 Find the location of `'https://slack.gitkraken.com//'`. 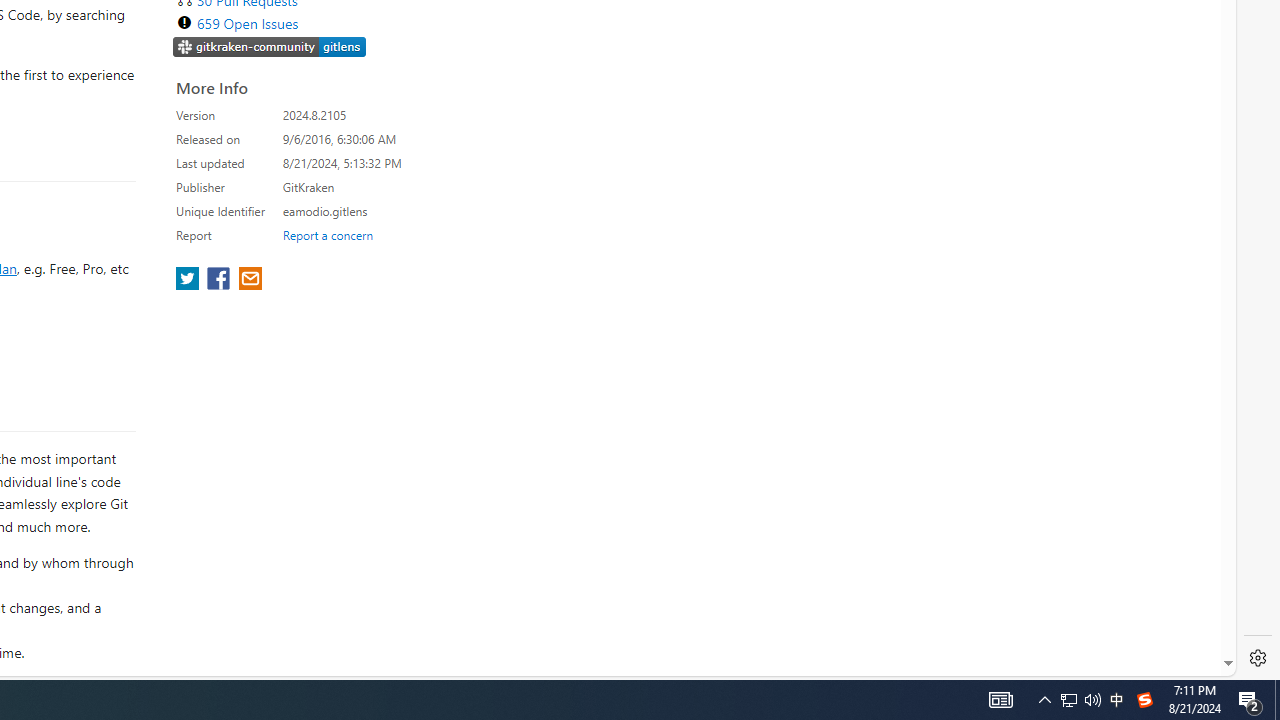

'https://slack.gitkraken.com//' is located at coordinates (269, 47).